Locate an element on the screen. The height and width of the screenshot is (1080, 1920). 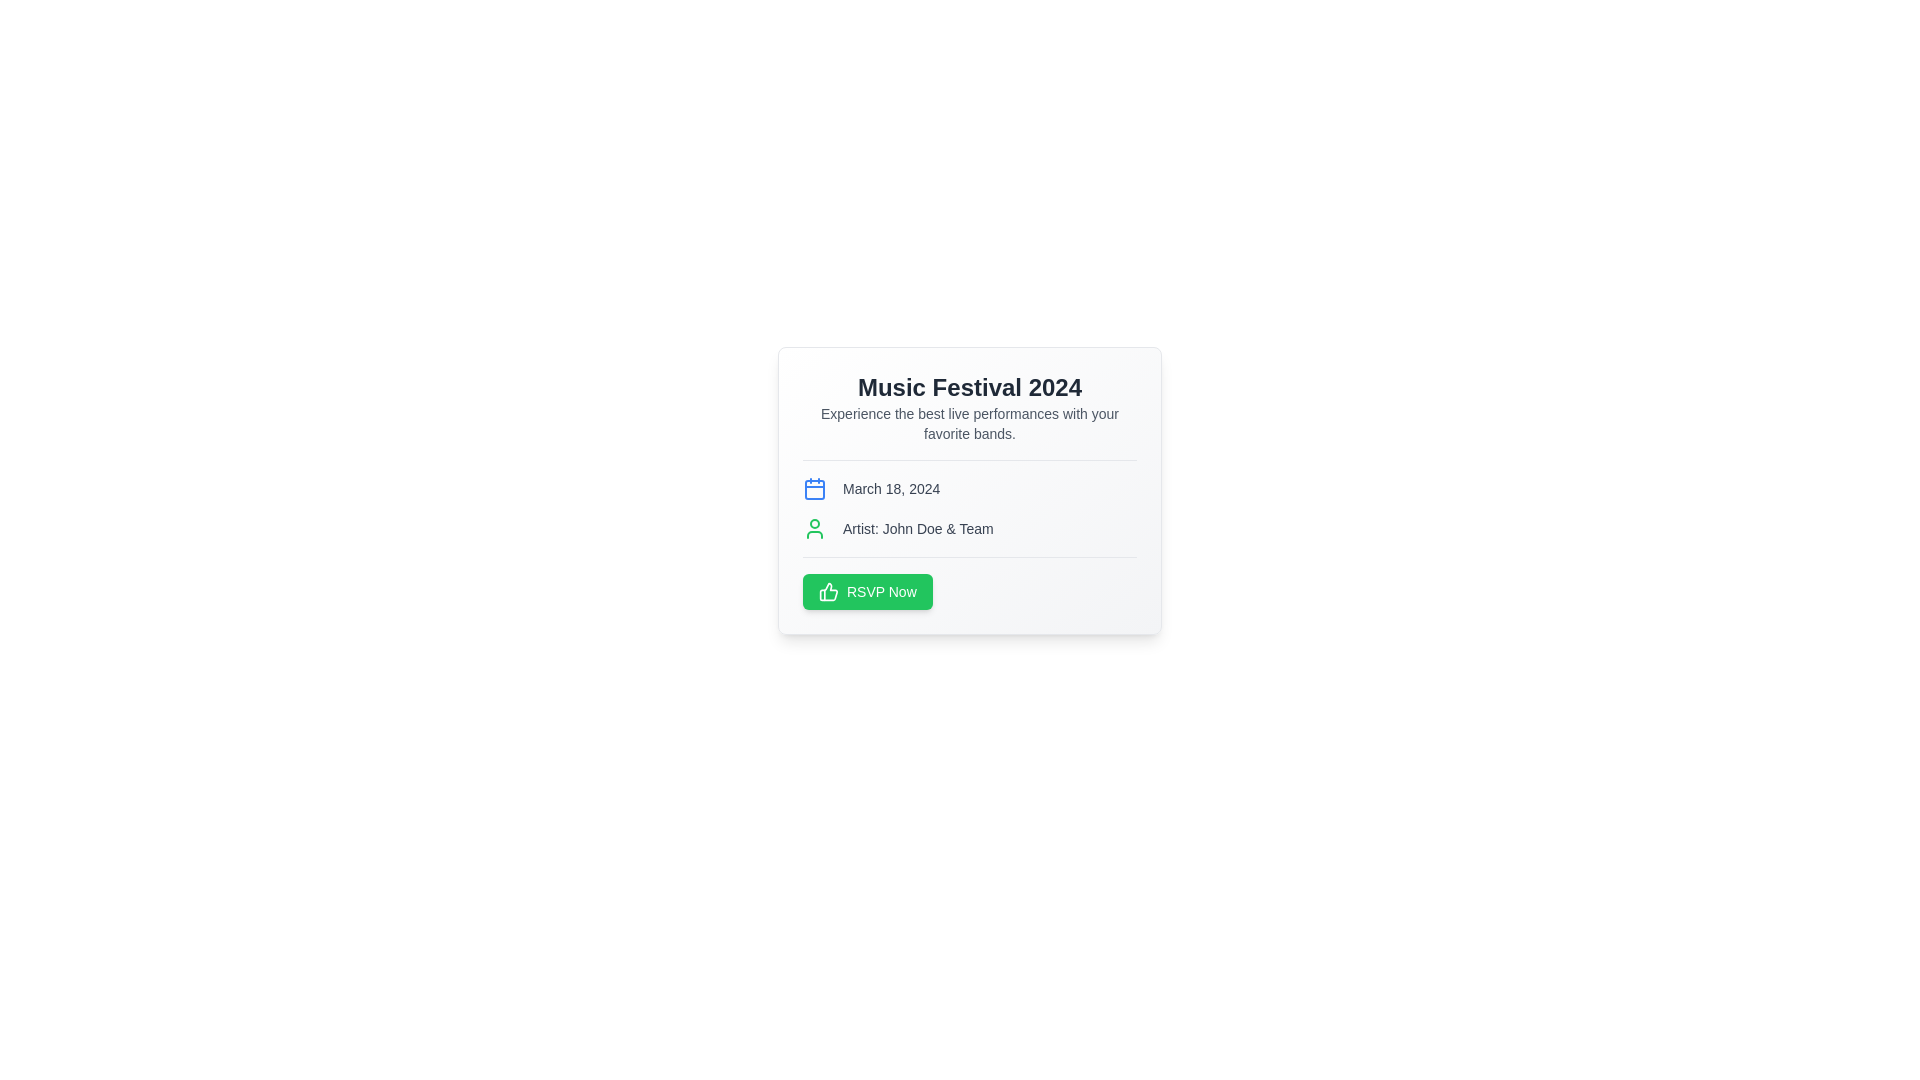
the stylized hand icon with a thumbs-up gesture, outlined in green is located at coordinates (828, 590).